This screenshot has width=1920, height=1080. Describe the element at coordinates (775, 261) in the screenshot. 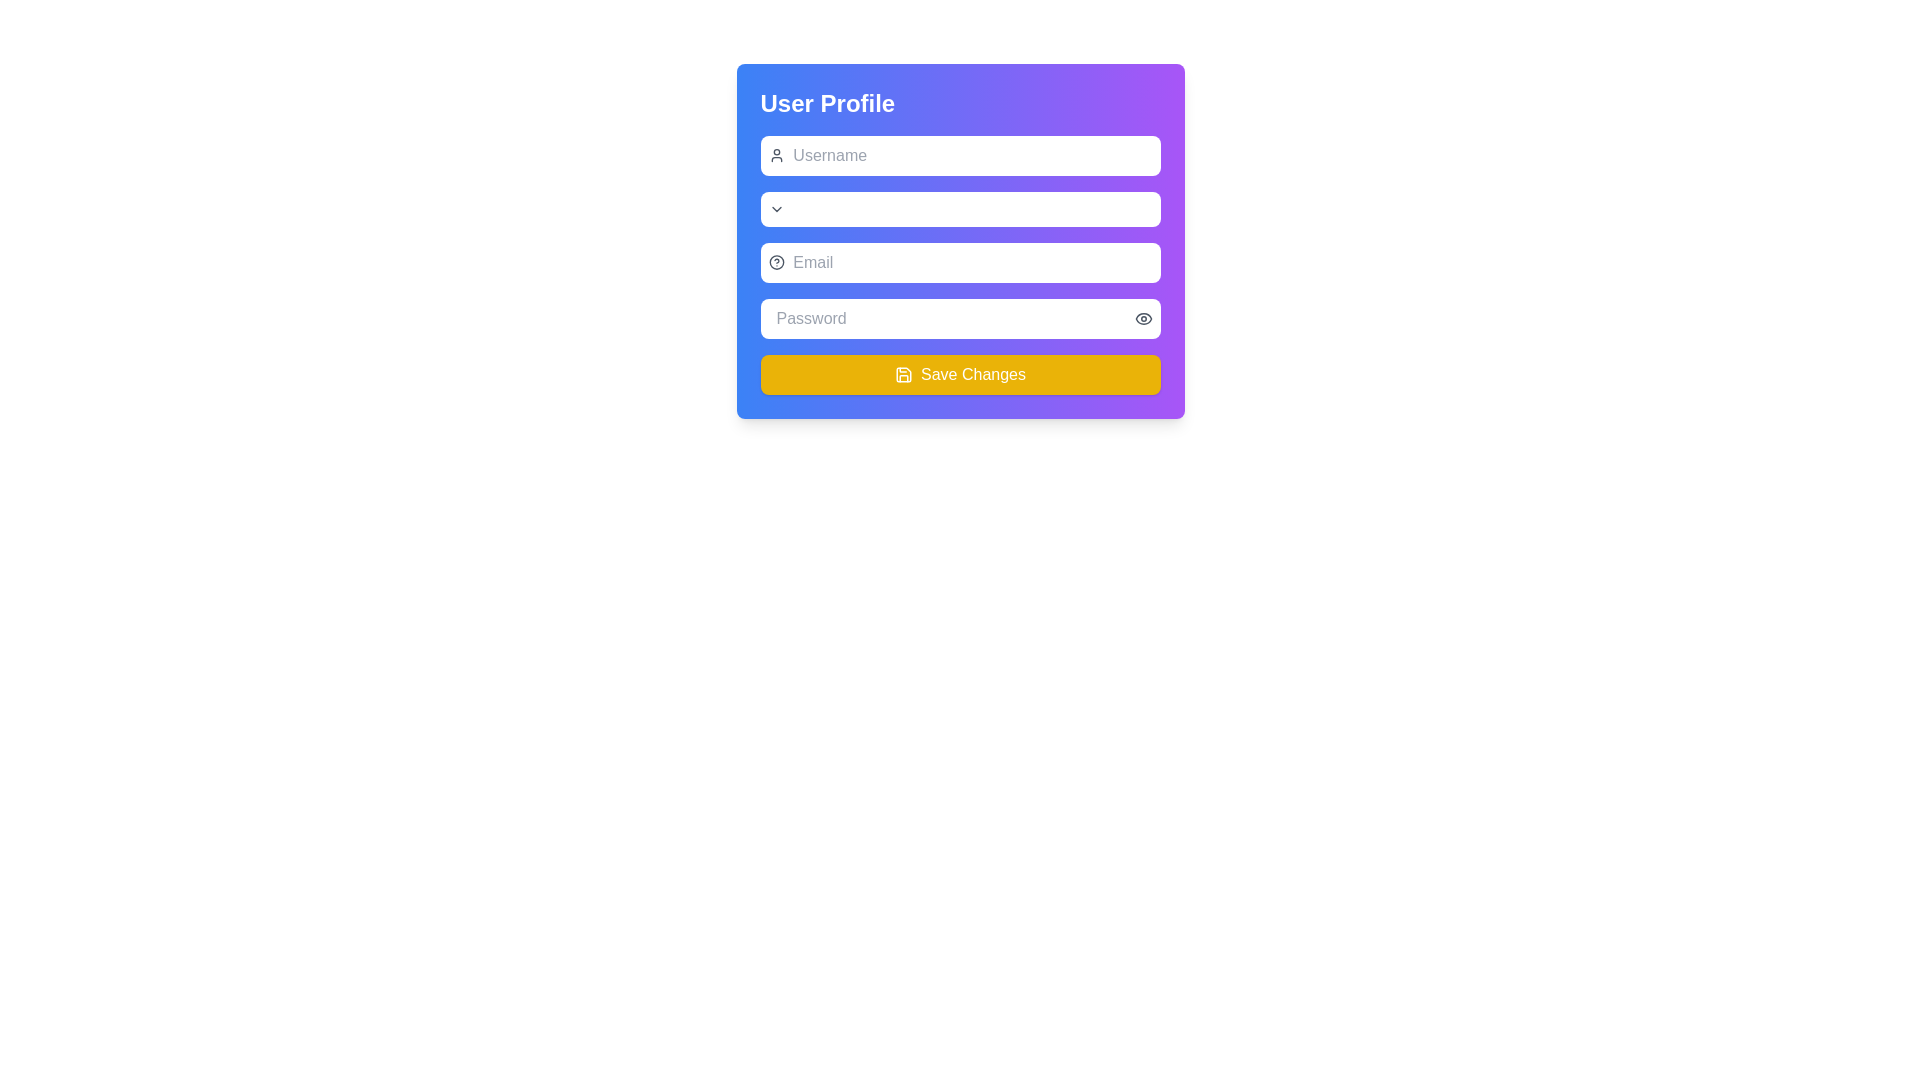

I see `the outer circle of the help icon associated with the email input field, which is represented by a vector graphic component` at that location.